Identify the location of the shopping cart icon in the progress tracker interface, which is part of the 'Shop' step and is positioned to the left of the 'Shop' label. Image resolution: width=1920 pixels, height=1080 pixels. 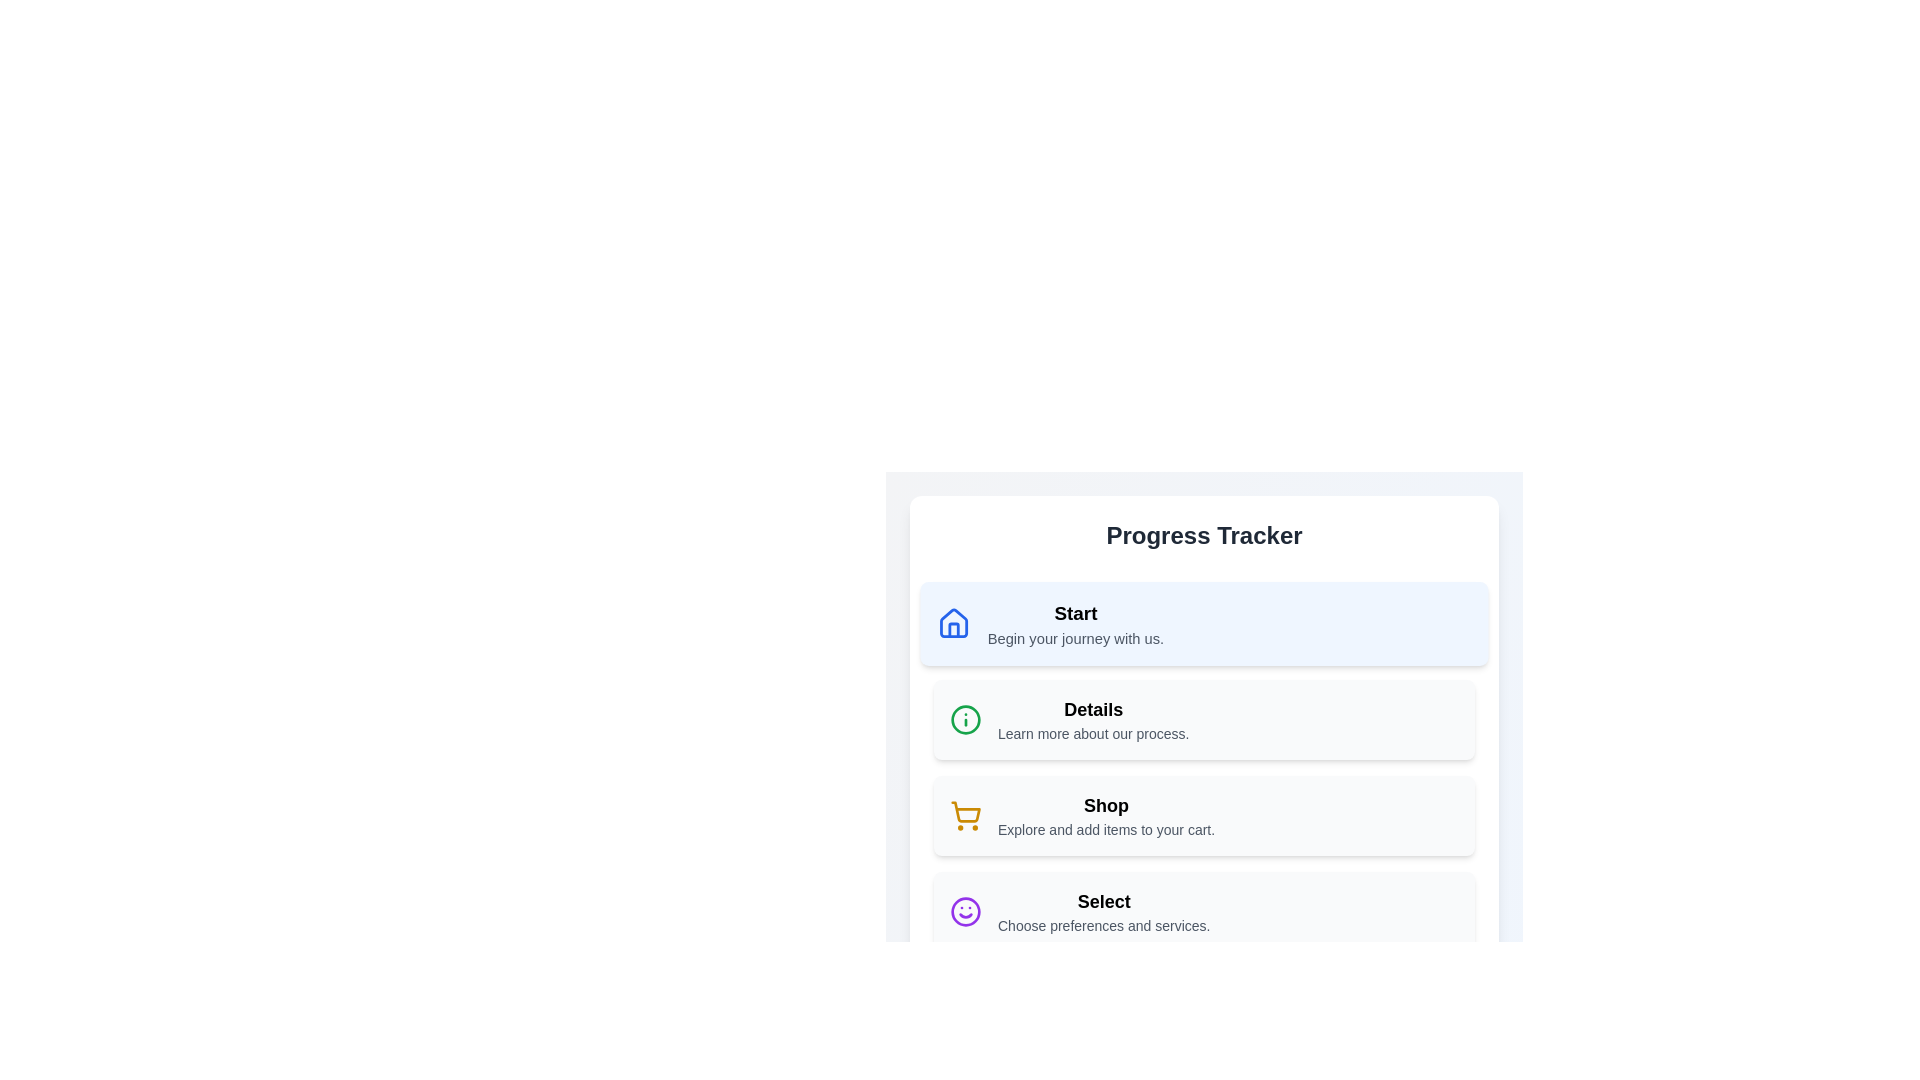
(966, 812).